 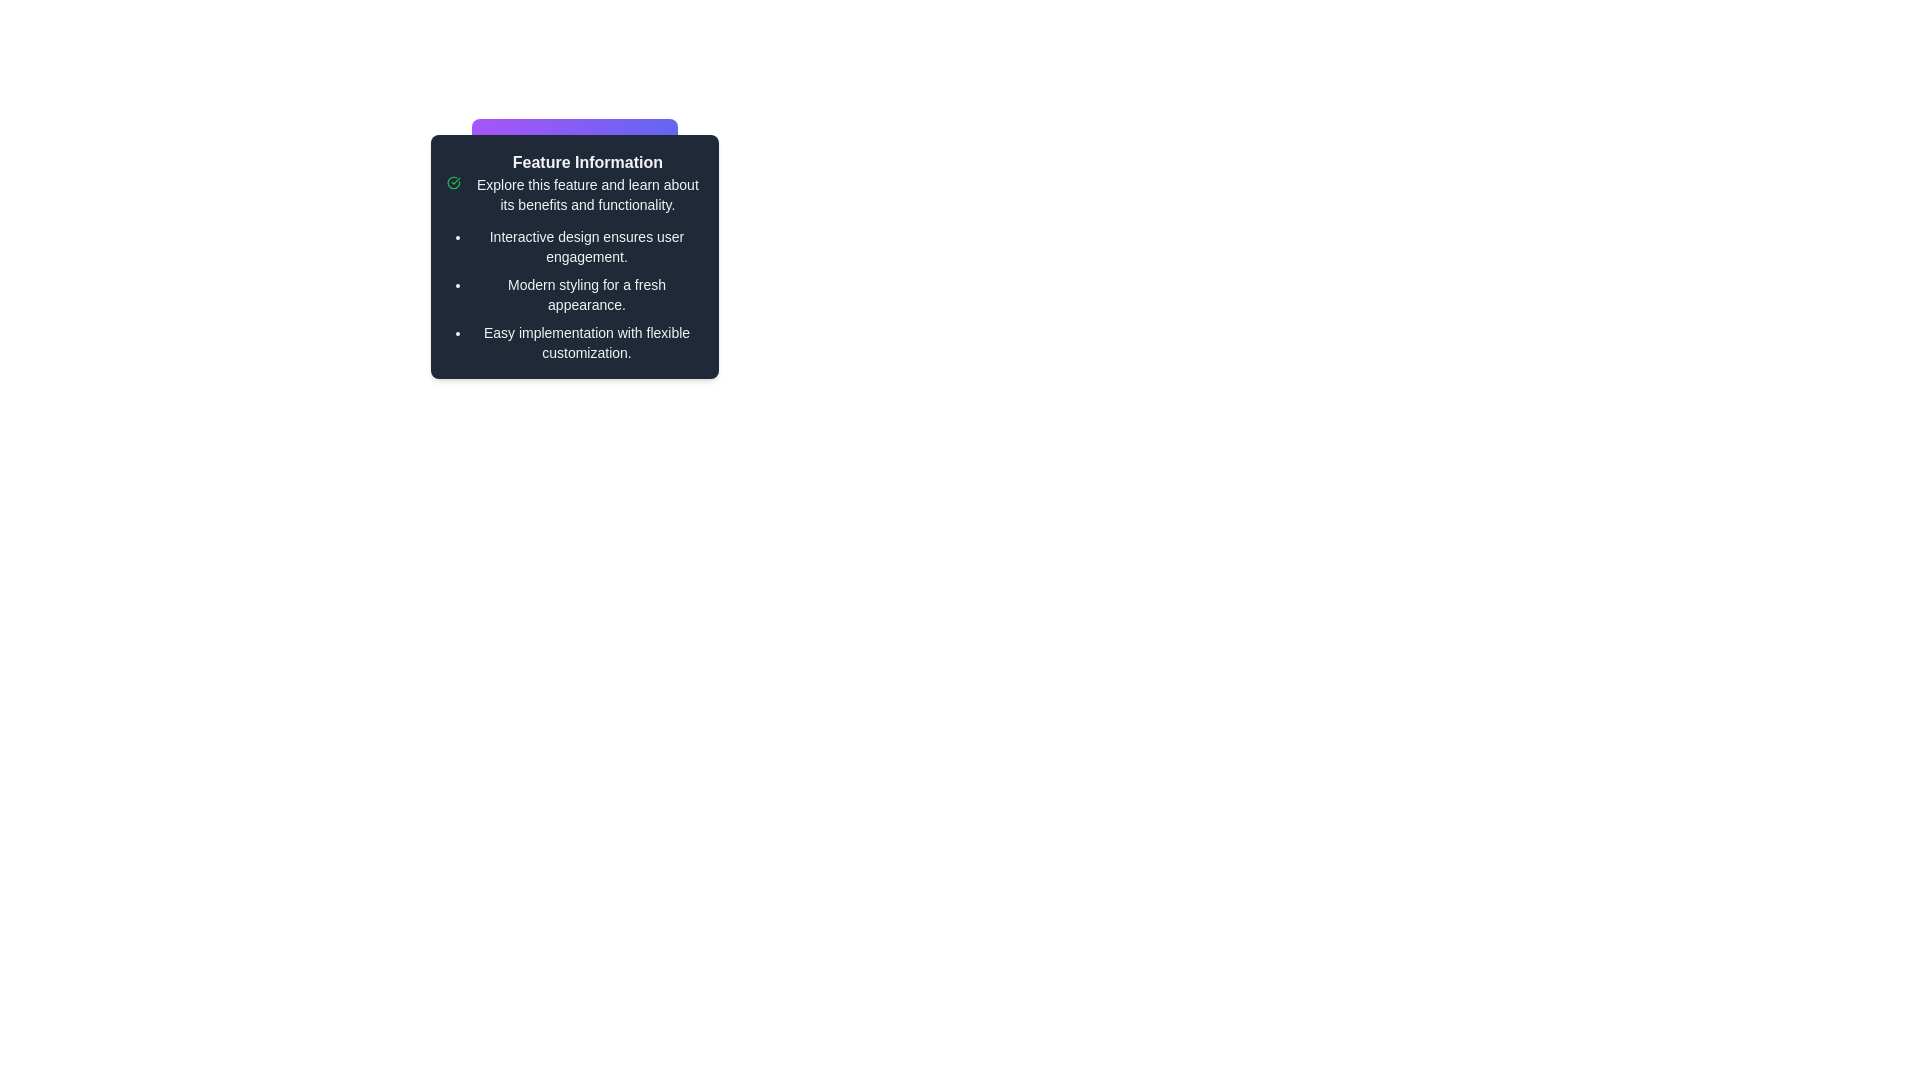 I want to click on descriptive text located below the title 'Feature Information' at the top center of the panel, so click(x=586, y=195).